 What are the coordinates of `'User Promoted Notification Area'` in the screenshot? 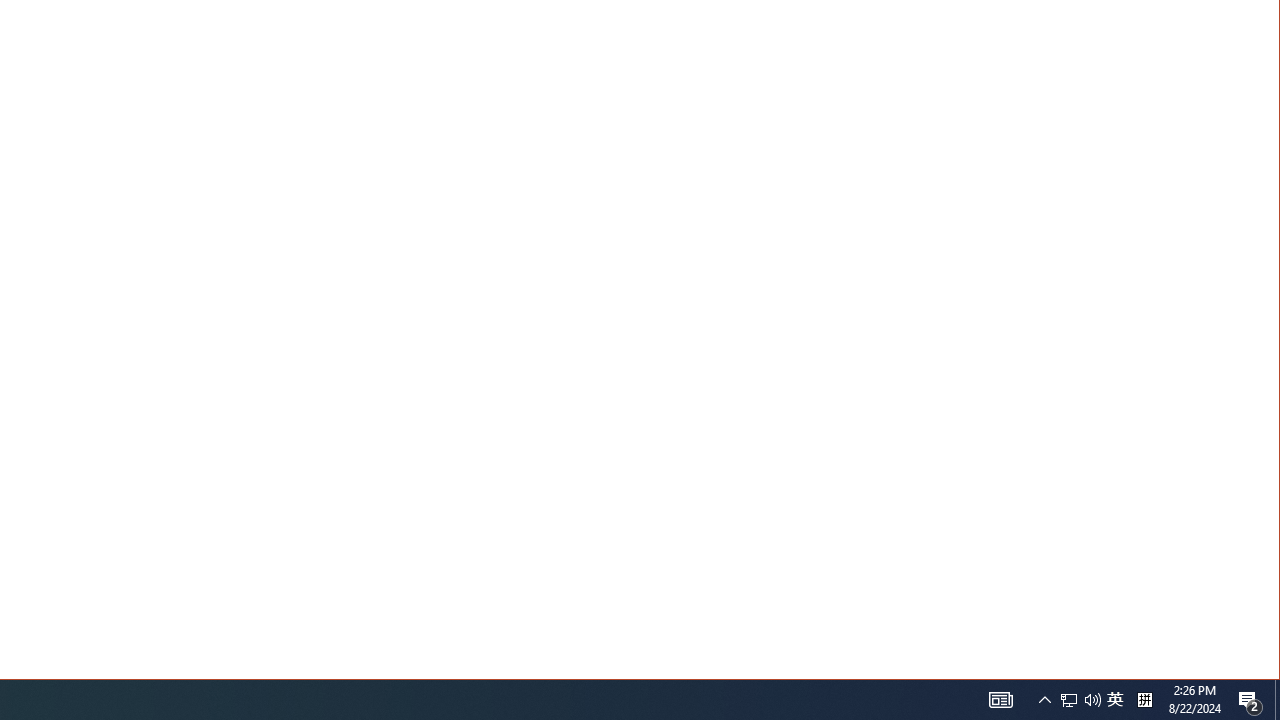 It's located at (1079, 698).